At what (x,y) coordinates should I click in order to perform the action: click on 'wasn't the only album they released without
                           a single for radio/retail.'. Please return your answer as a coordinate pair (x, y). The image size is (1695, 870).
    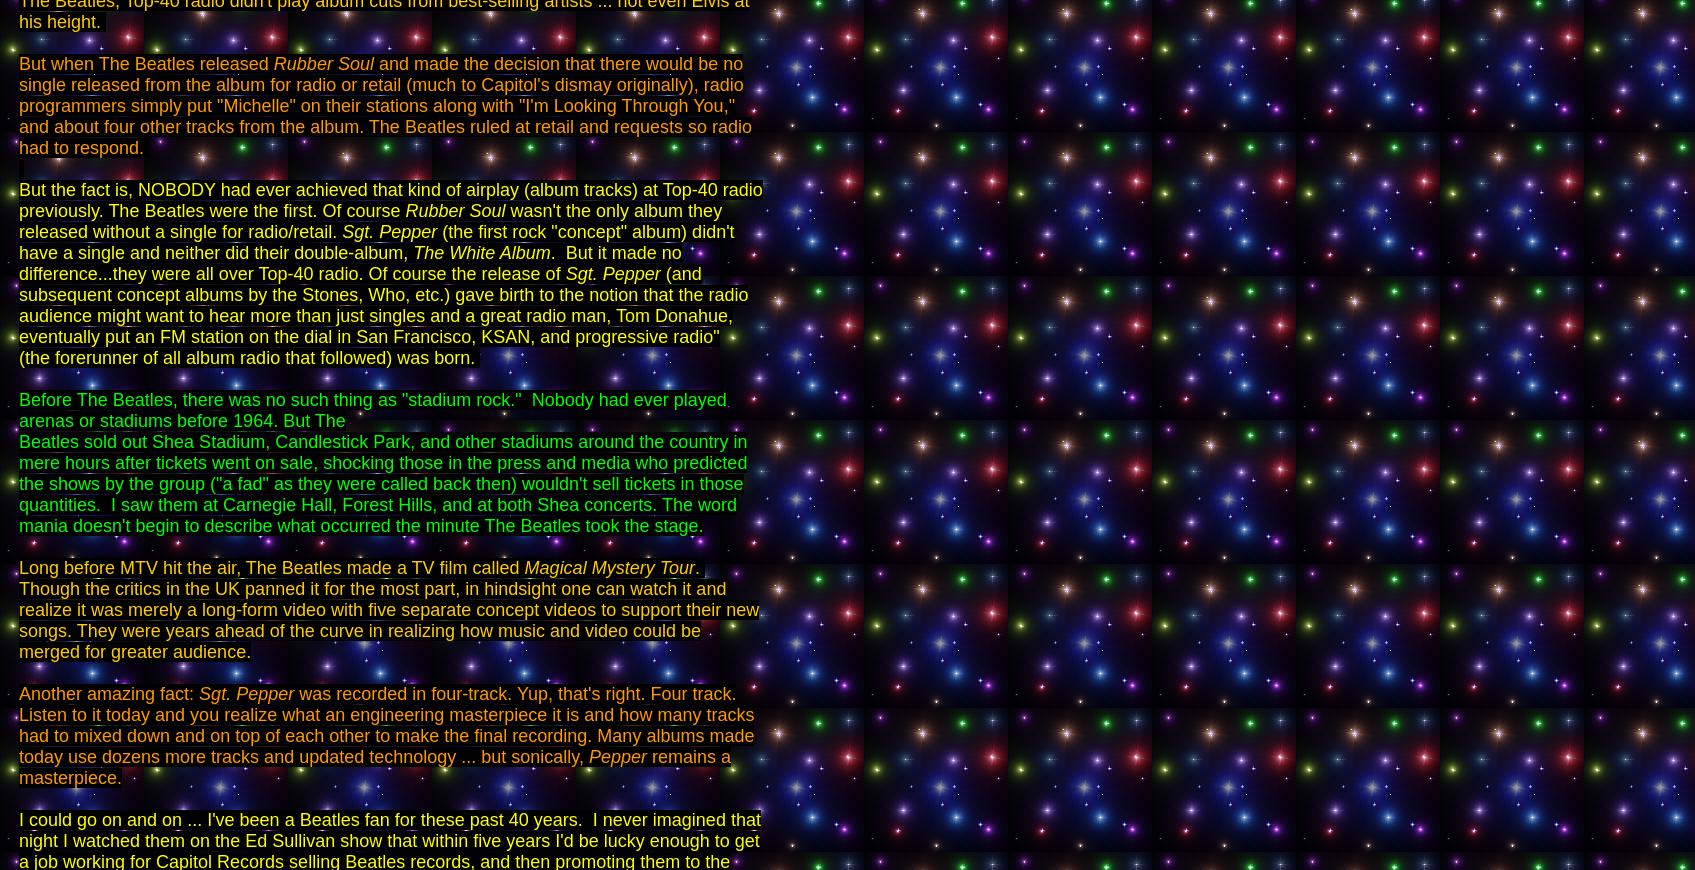
    Looking at the image, I should click on (18, 221).